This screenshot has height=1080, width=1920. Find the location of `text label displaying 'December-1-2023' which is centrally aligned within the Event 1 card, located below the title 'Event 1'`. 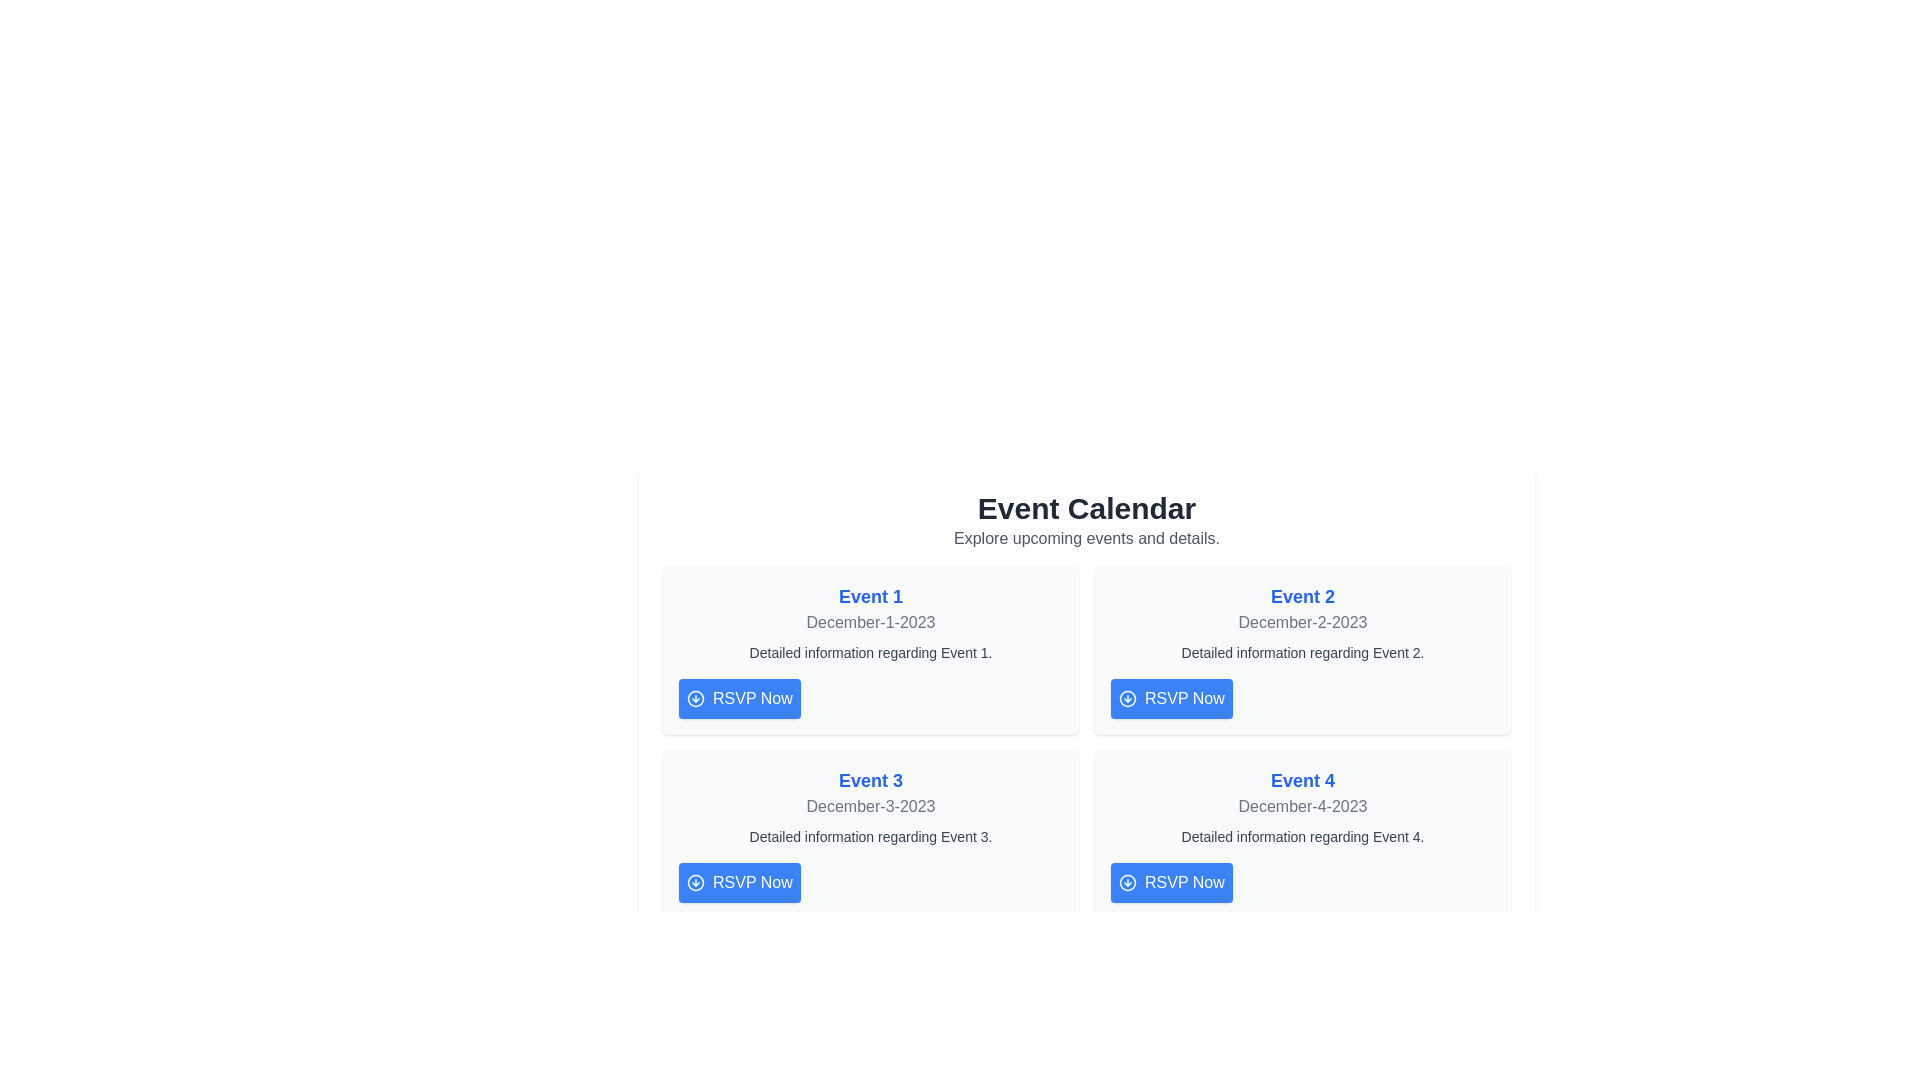

text label displaying 'December-1-2023' which is centrally aligned within the Event 1 card, located below the title 'Event 1' is located at coordinates (870, 622).